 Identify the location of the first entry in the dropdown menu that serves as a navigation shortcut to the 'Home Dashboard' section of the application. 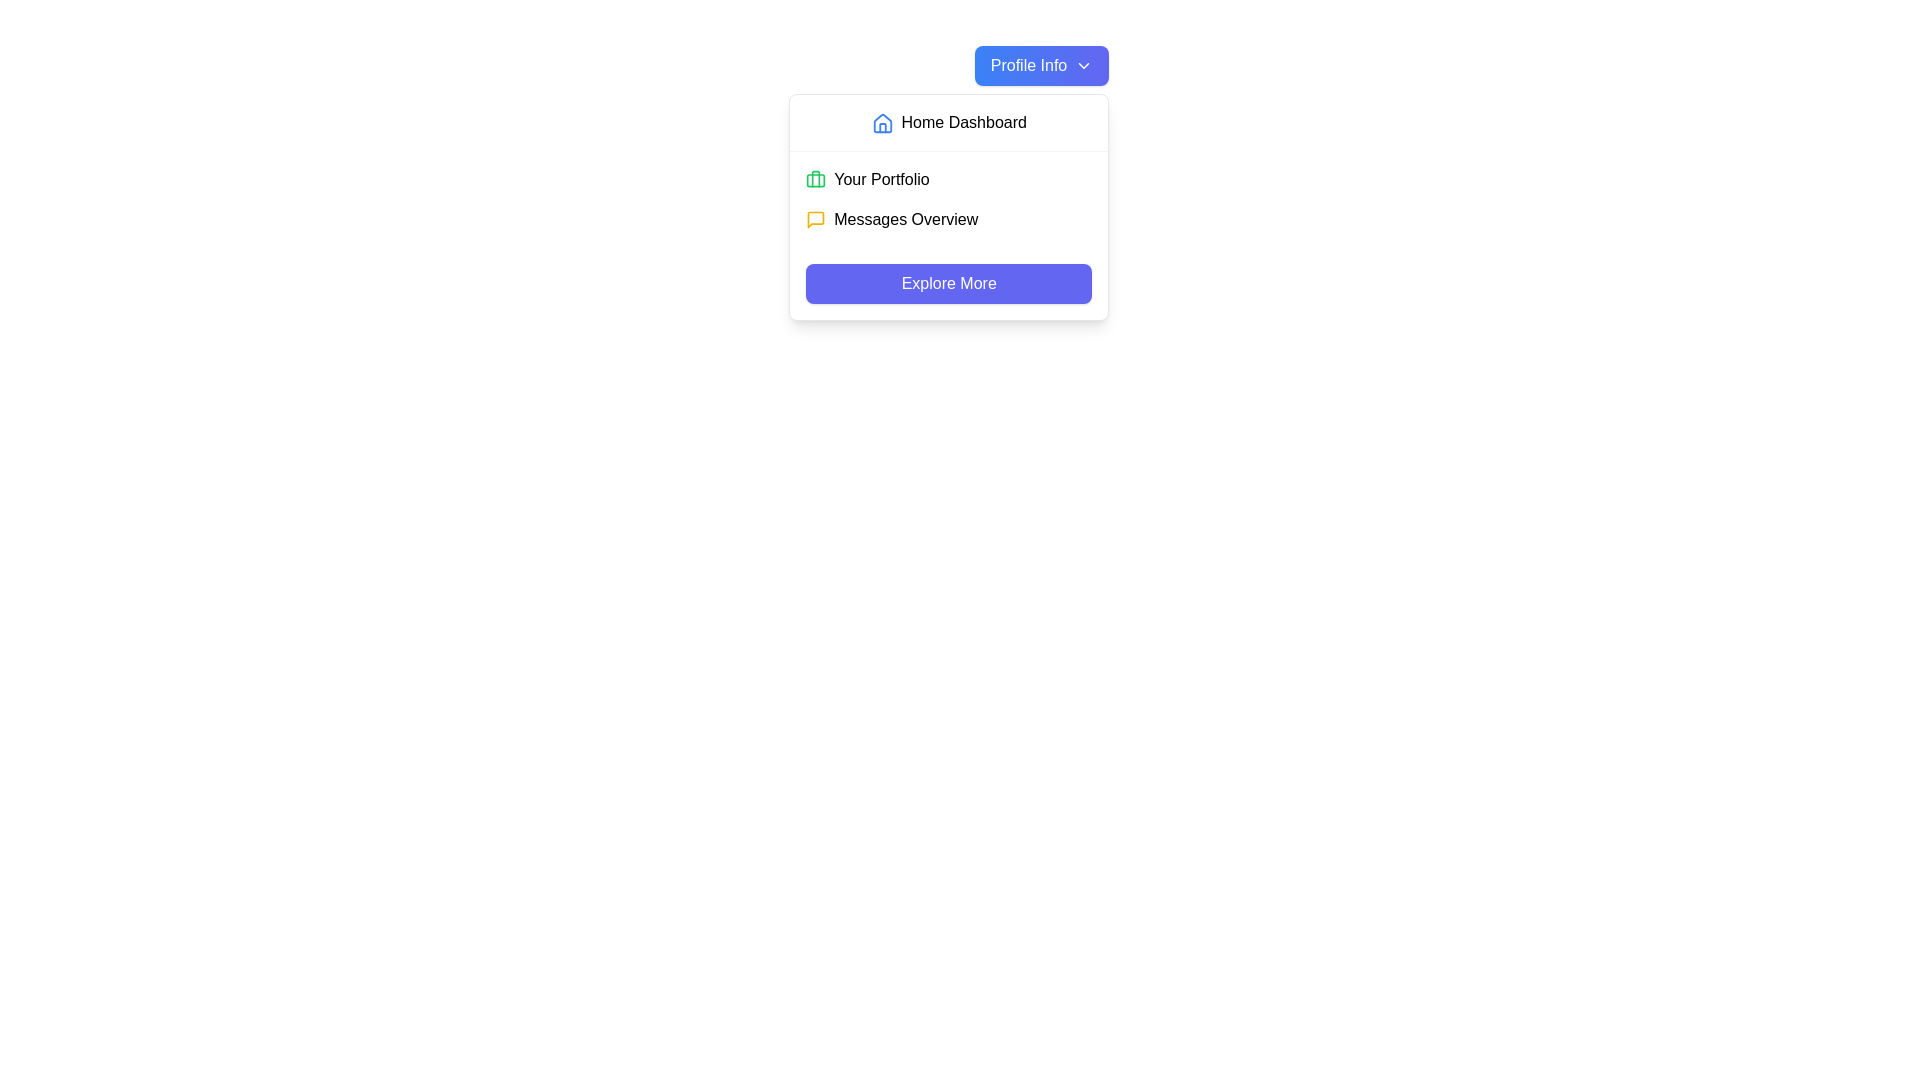
(948, 123).